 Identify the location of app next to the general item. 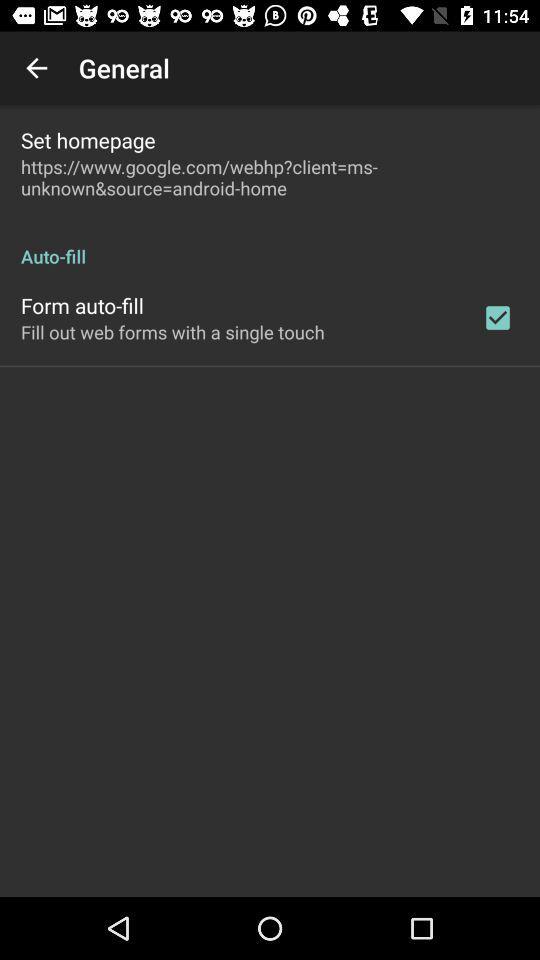
(36, 68).